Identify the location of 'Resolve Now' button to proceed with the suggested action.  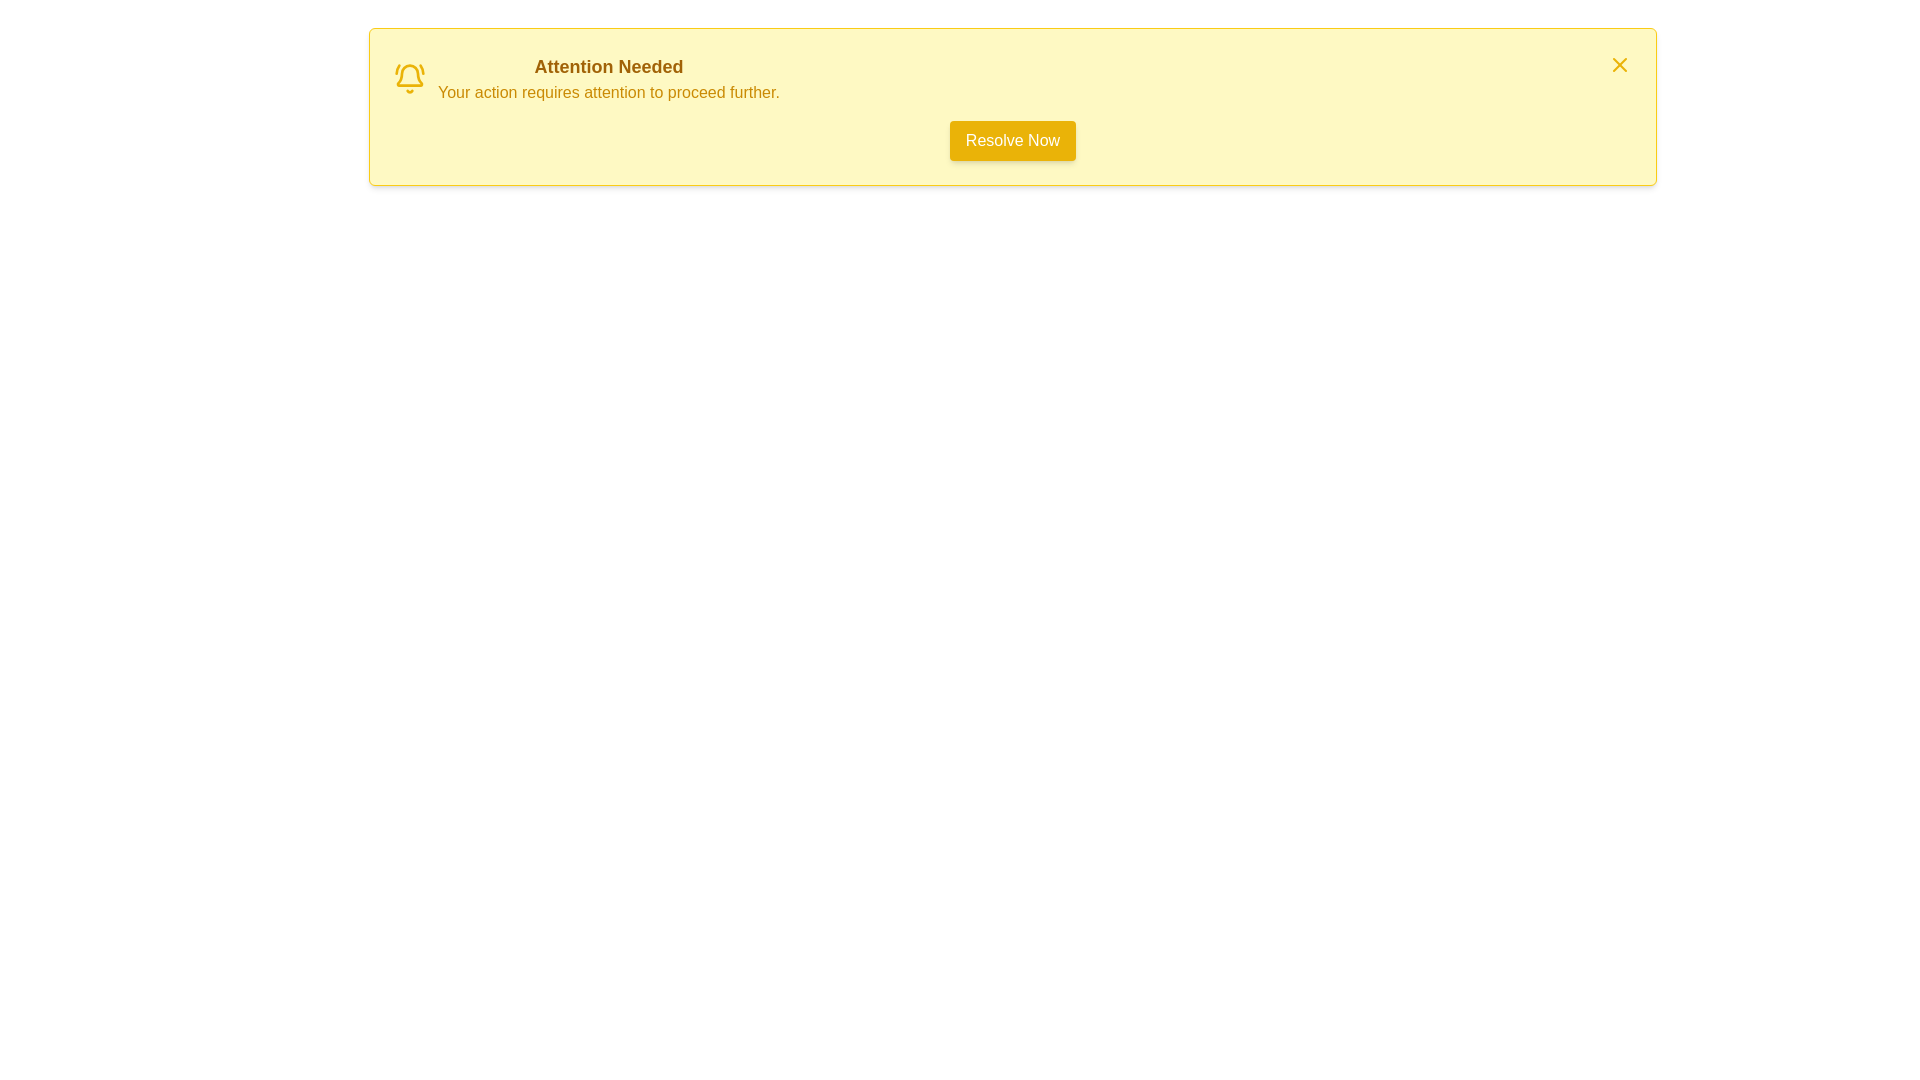
(1012, 140).